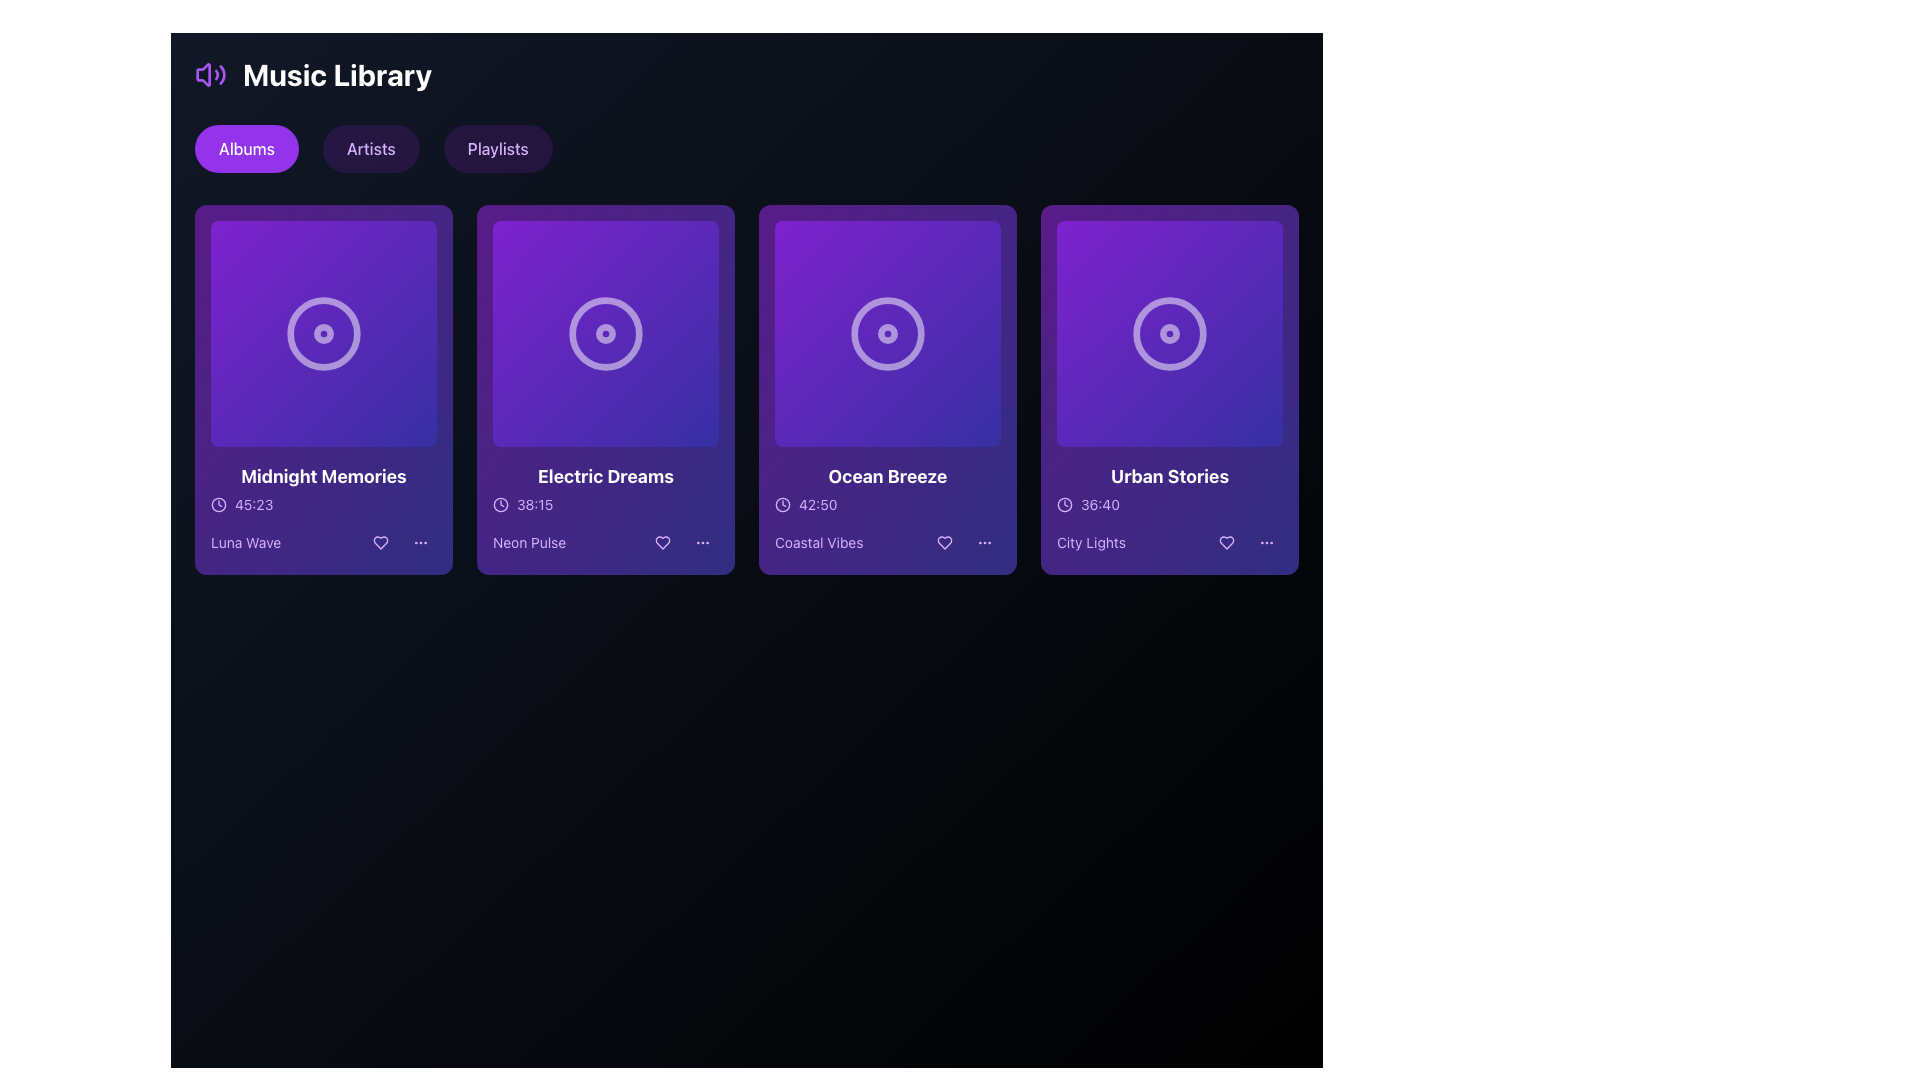 This screenshot has width=1920, height=1080. Describe the element at coordinates (818, 504) in the screenshot. I see `the text label displaying '42:50' in a small-sized, purple-styled font located in the bottom-left corner of the 'Ocean Breeze' card, next to the clock icon` at that location.